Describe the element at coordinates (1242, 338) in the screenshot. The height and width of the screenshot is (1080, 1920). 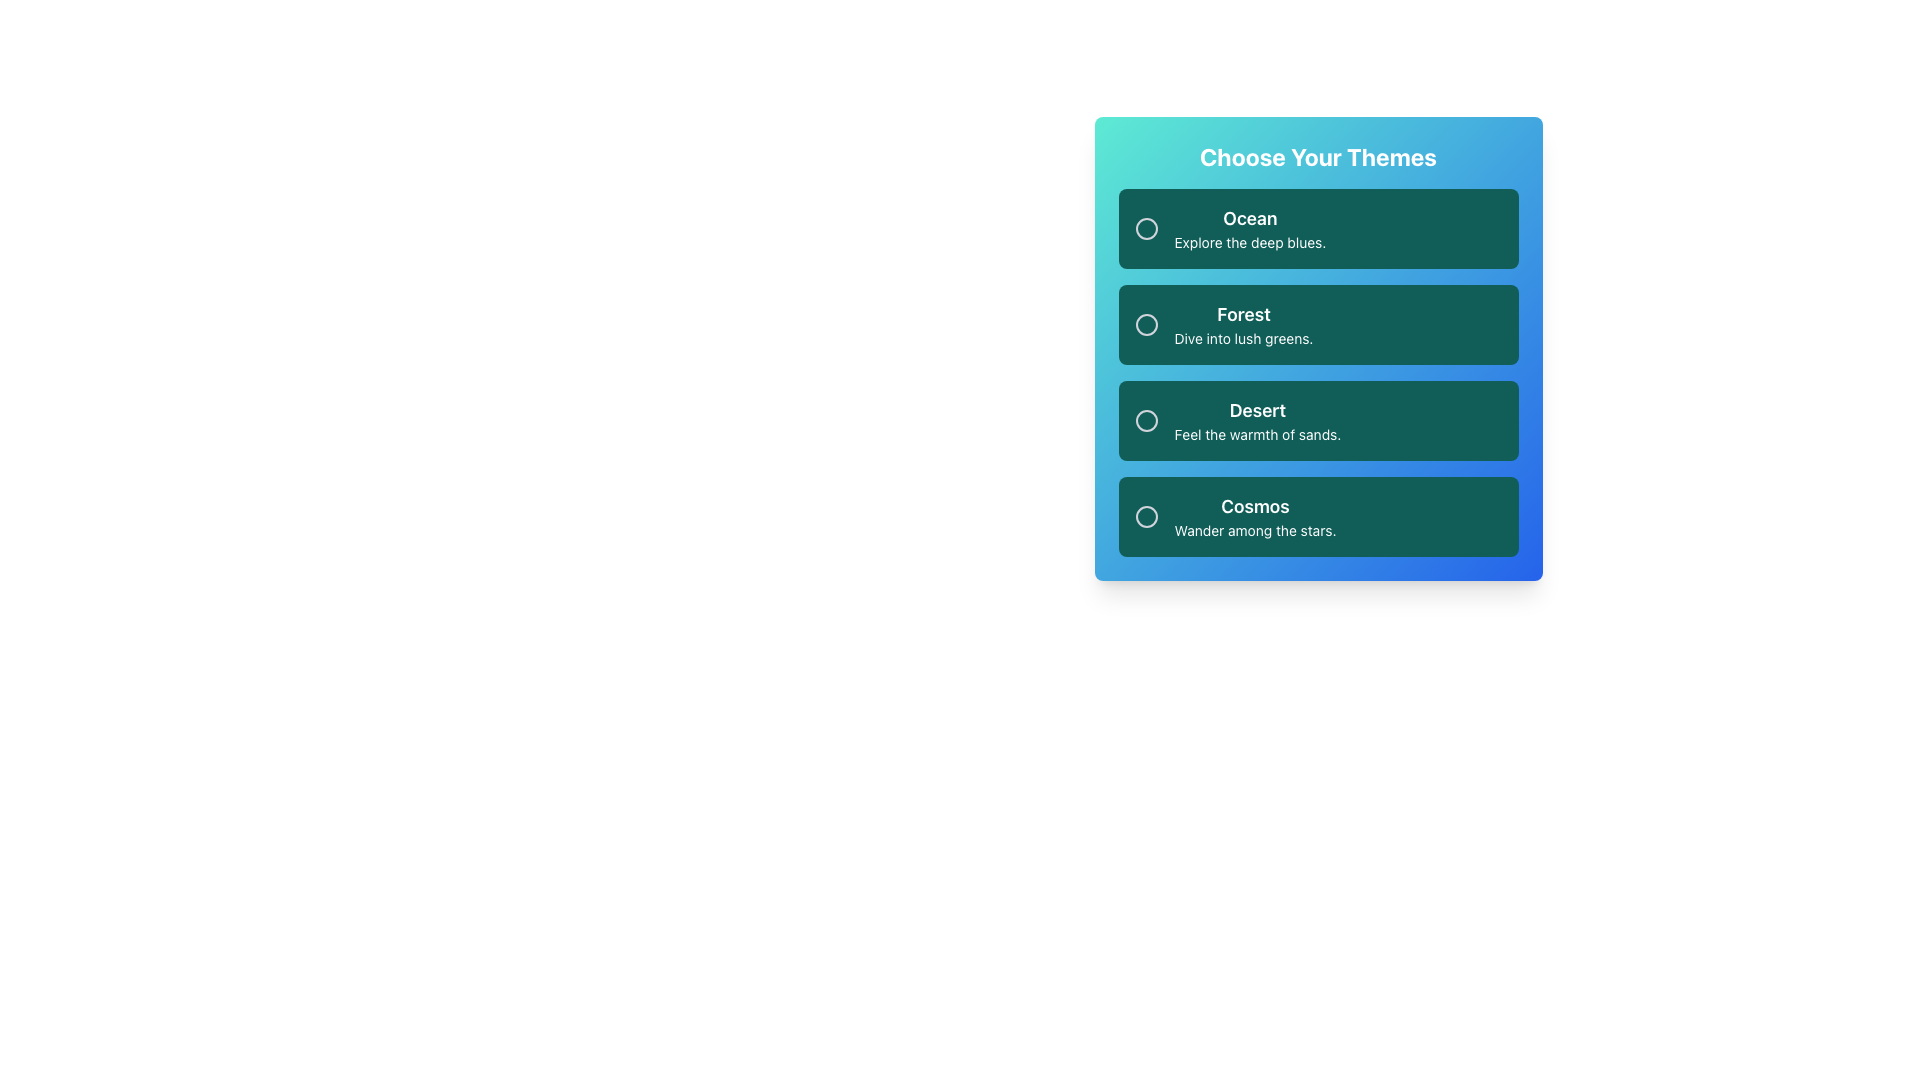
I see `the text label that reads 'Dive into lush greens.' which is styled in a smaller font size with a white color on a dark green background, located below the larger text 'Forest.'` at that location.